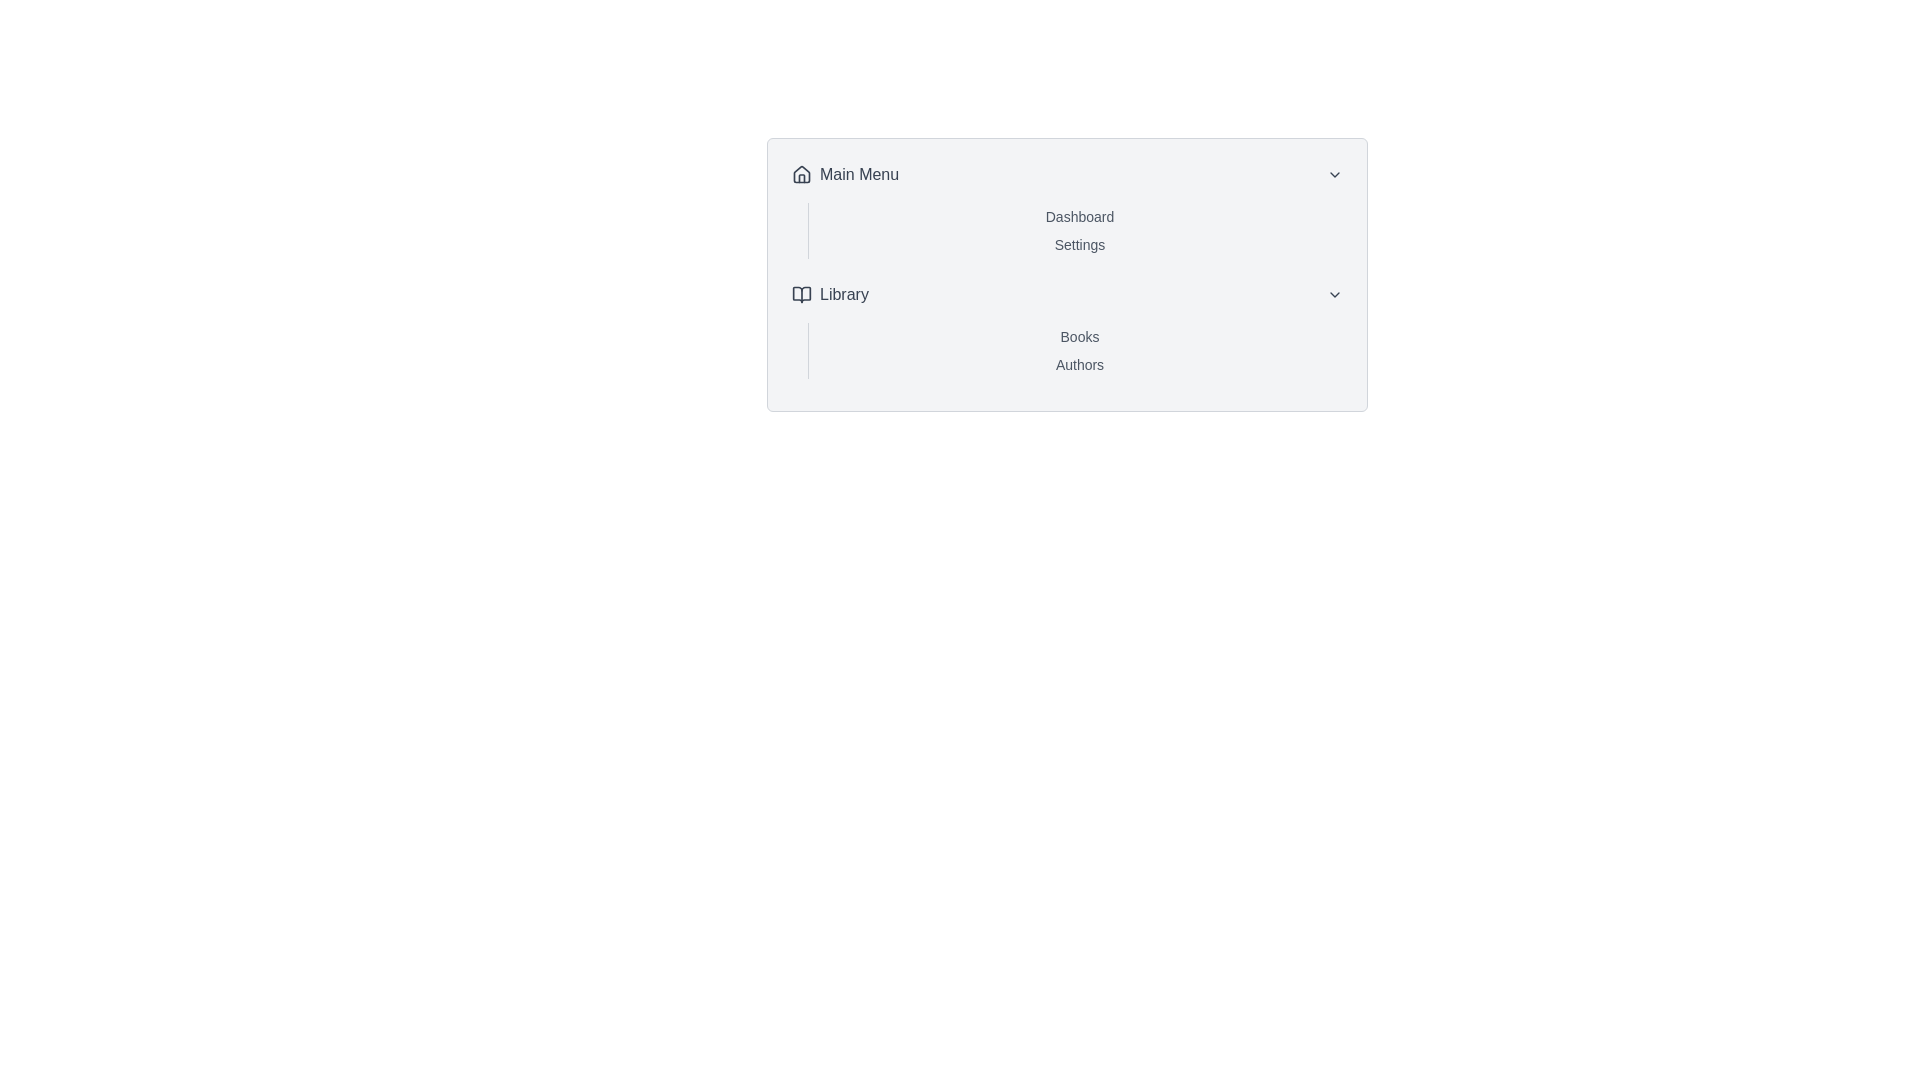  Describe the element at coordinates (801, 172) in the screenshot. I see `the house icon located in the upper-left corner of the menu box, next to the text 'Main Menu'` at that location.